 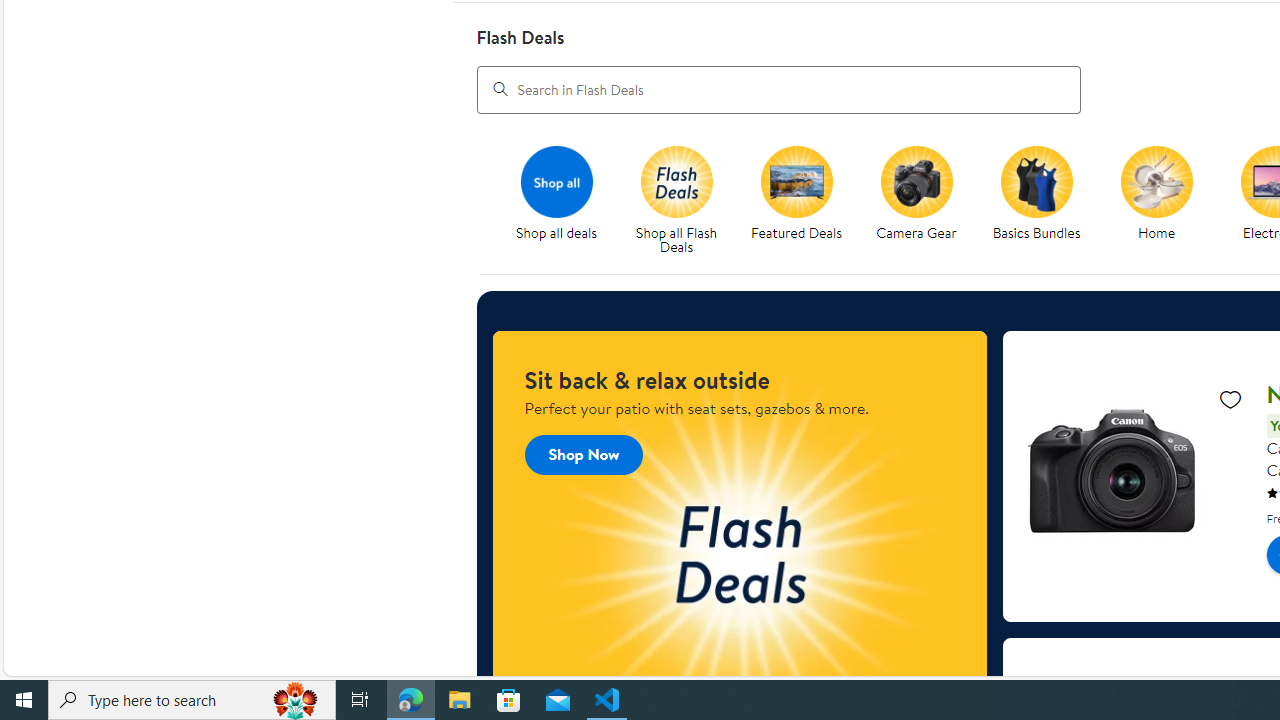 I want to click on 'Featured Deals', so click(x=804, y=201).